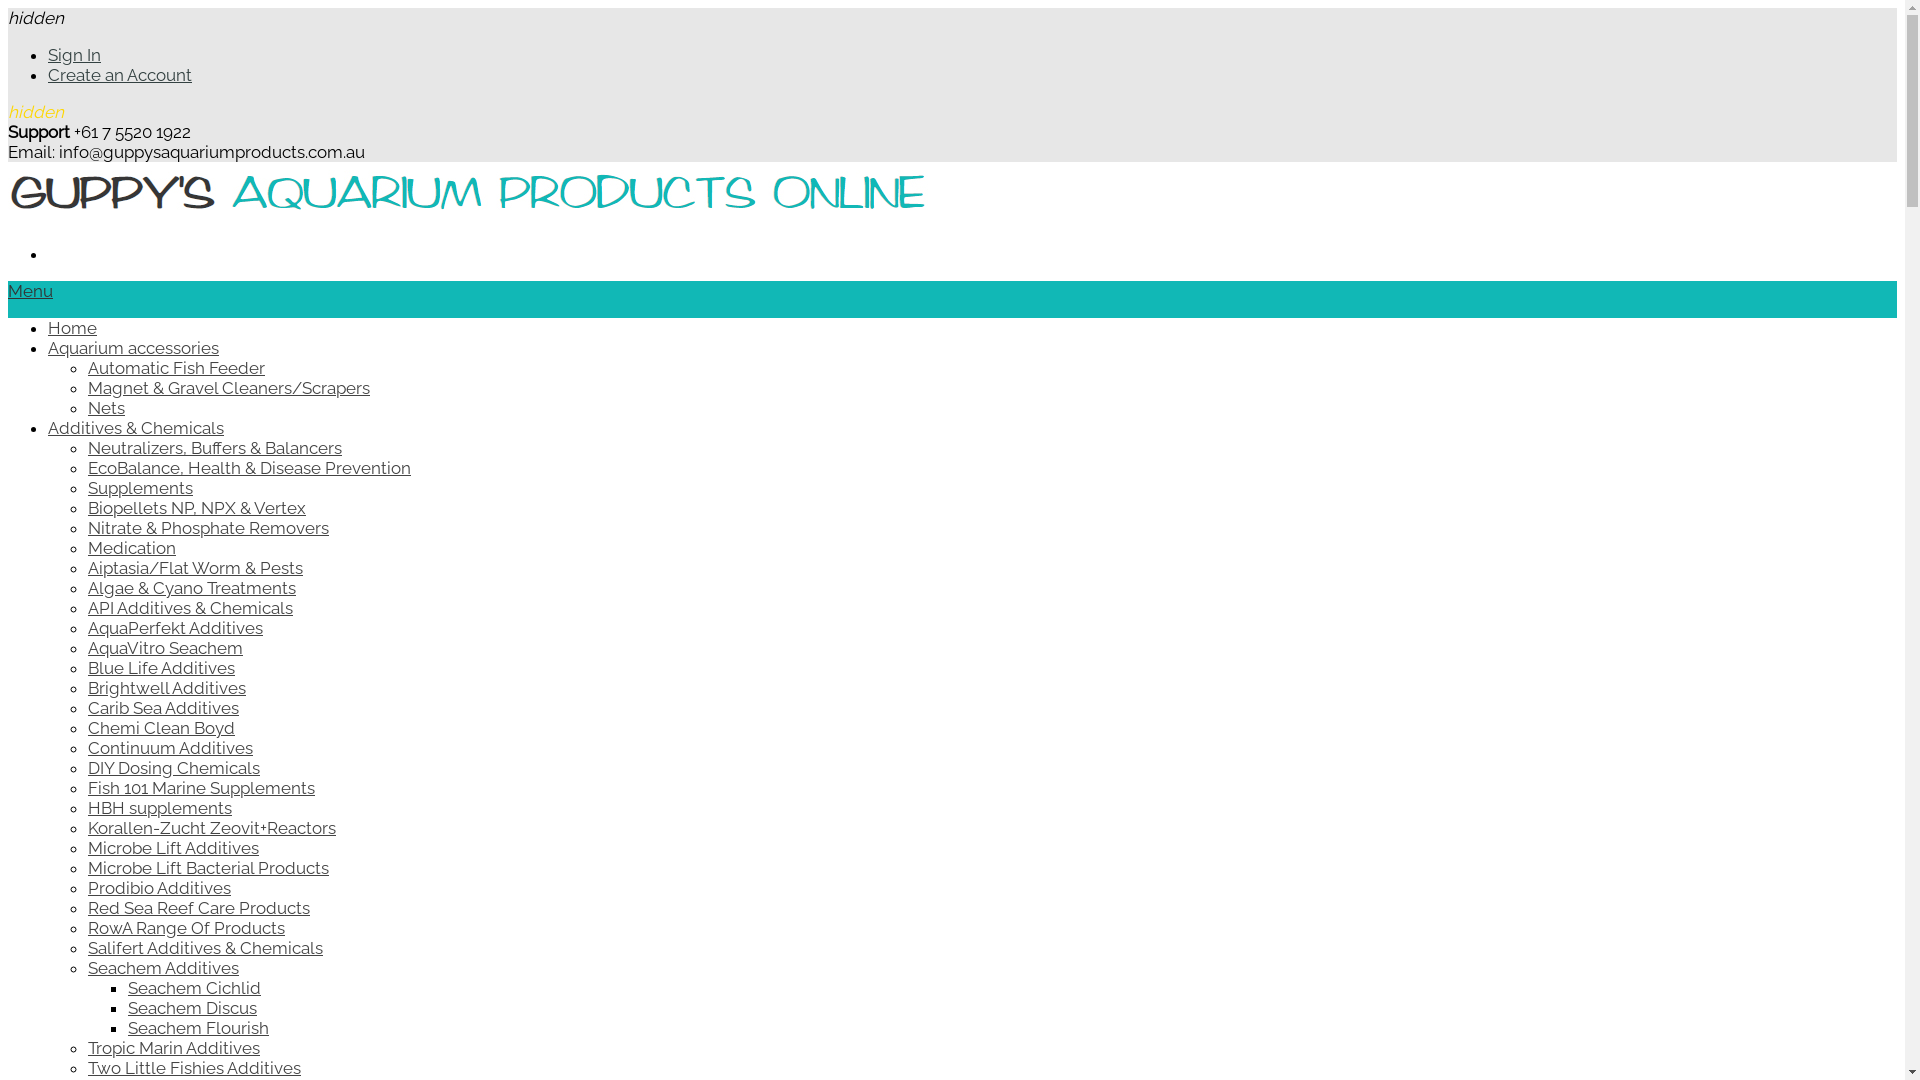 The image size is (1920, 1080). I want to click on 'Salifert Additives & Chemicals', so click(205, 947).